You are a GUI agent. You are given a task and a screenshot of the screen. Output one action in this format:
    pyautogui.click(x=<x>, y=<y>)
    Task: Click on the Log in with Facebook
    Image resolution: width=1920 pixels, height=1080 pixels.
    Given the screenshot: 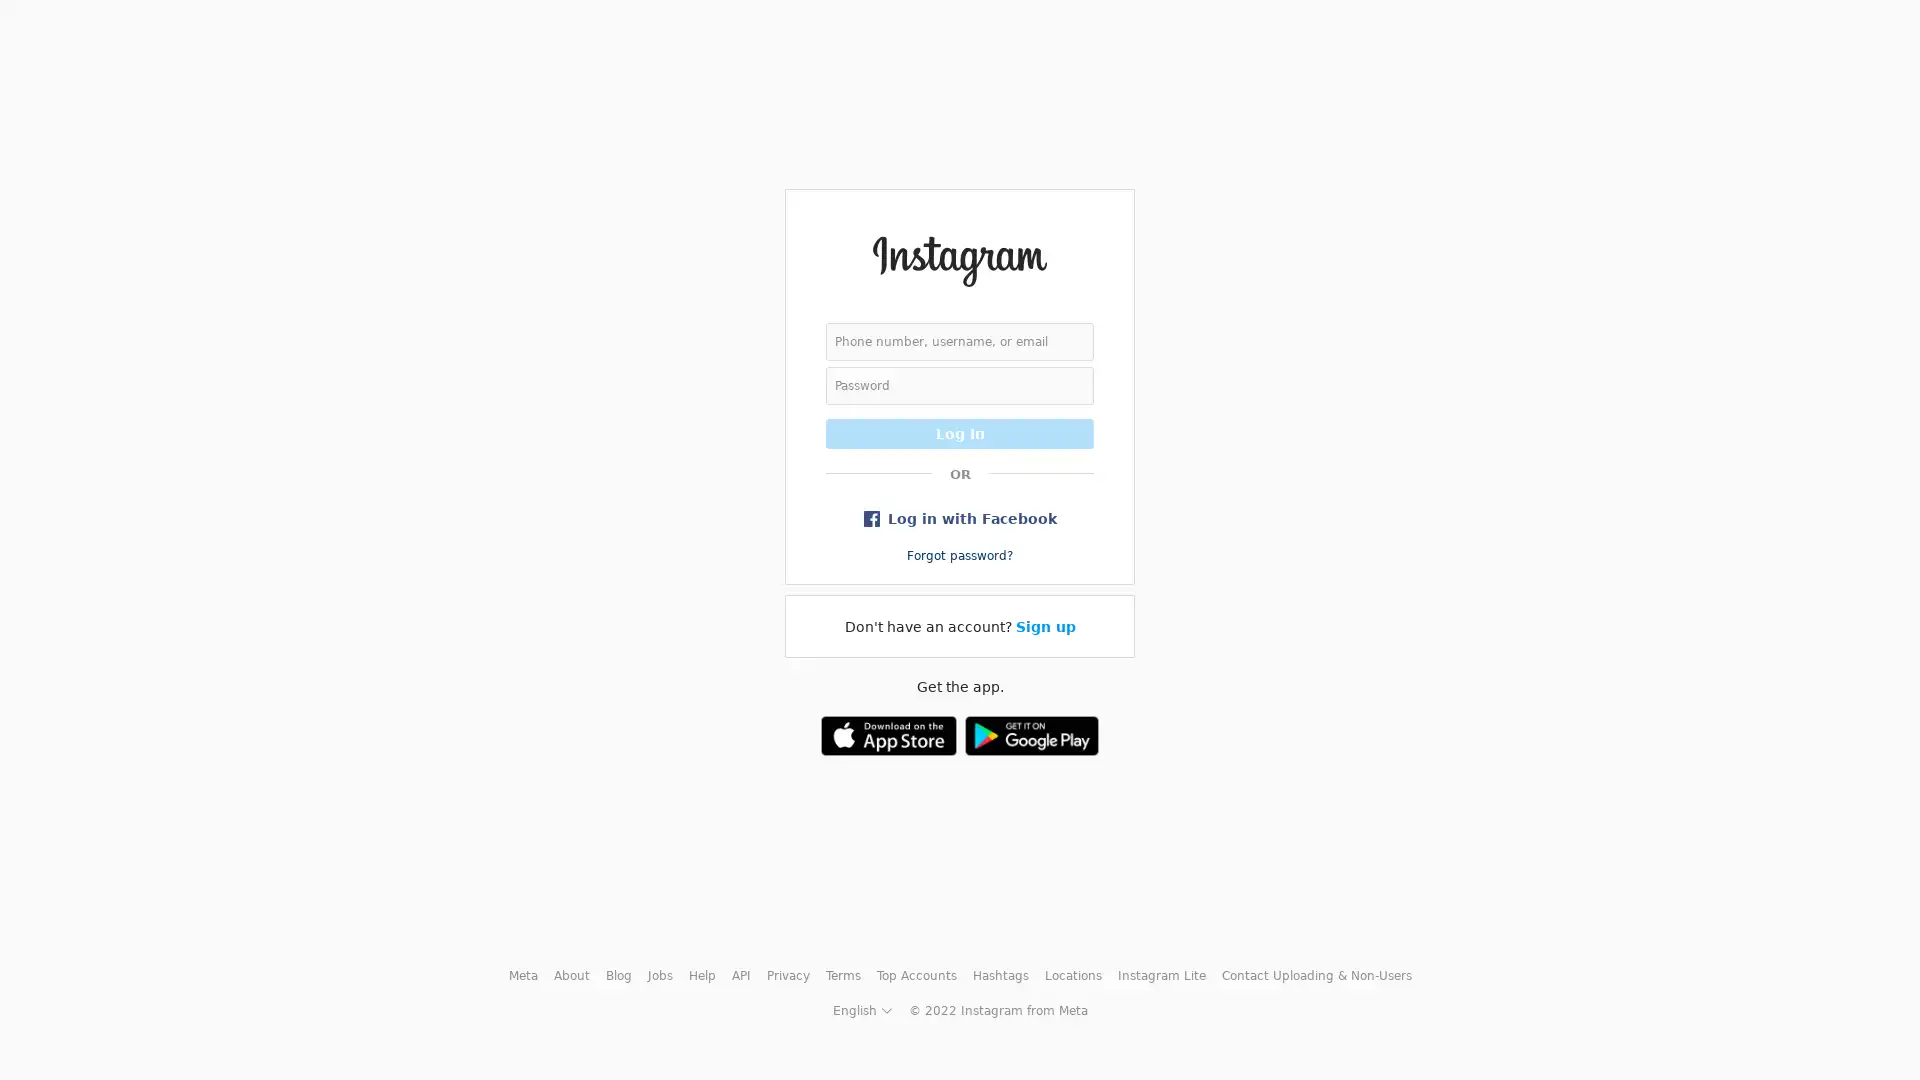 What is the action you would take?
    pyautogui.click(x=960, y=515)
    